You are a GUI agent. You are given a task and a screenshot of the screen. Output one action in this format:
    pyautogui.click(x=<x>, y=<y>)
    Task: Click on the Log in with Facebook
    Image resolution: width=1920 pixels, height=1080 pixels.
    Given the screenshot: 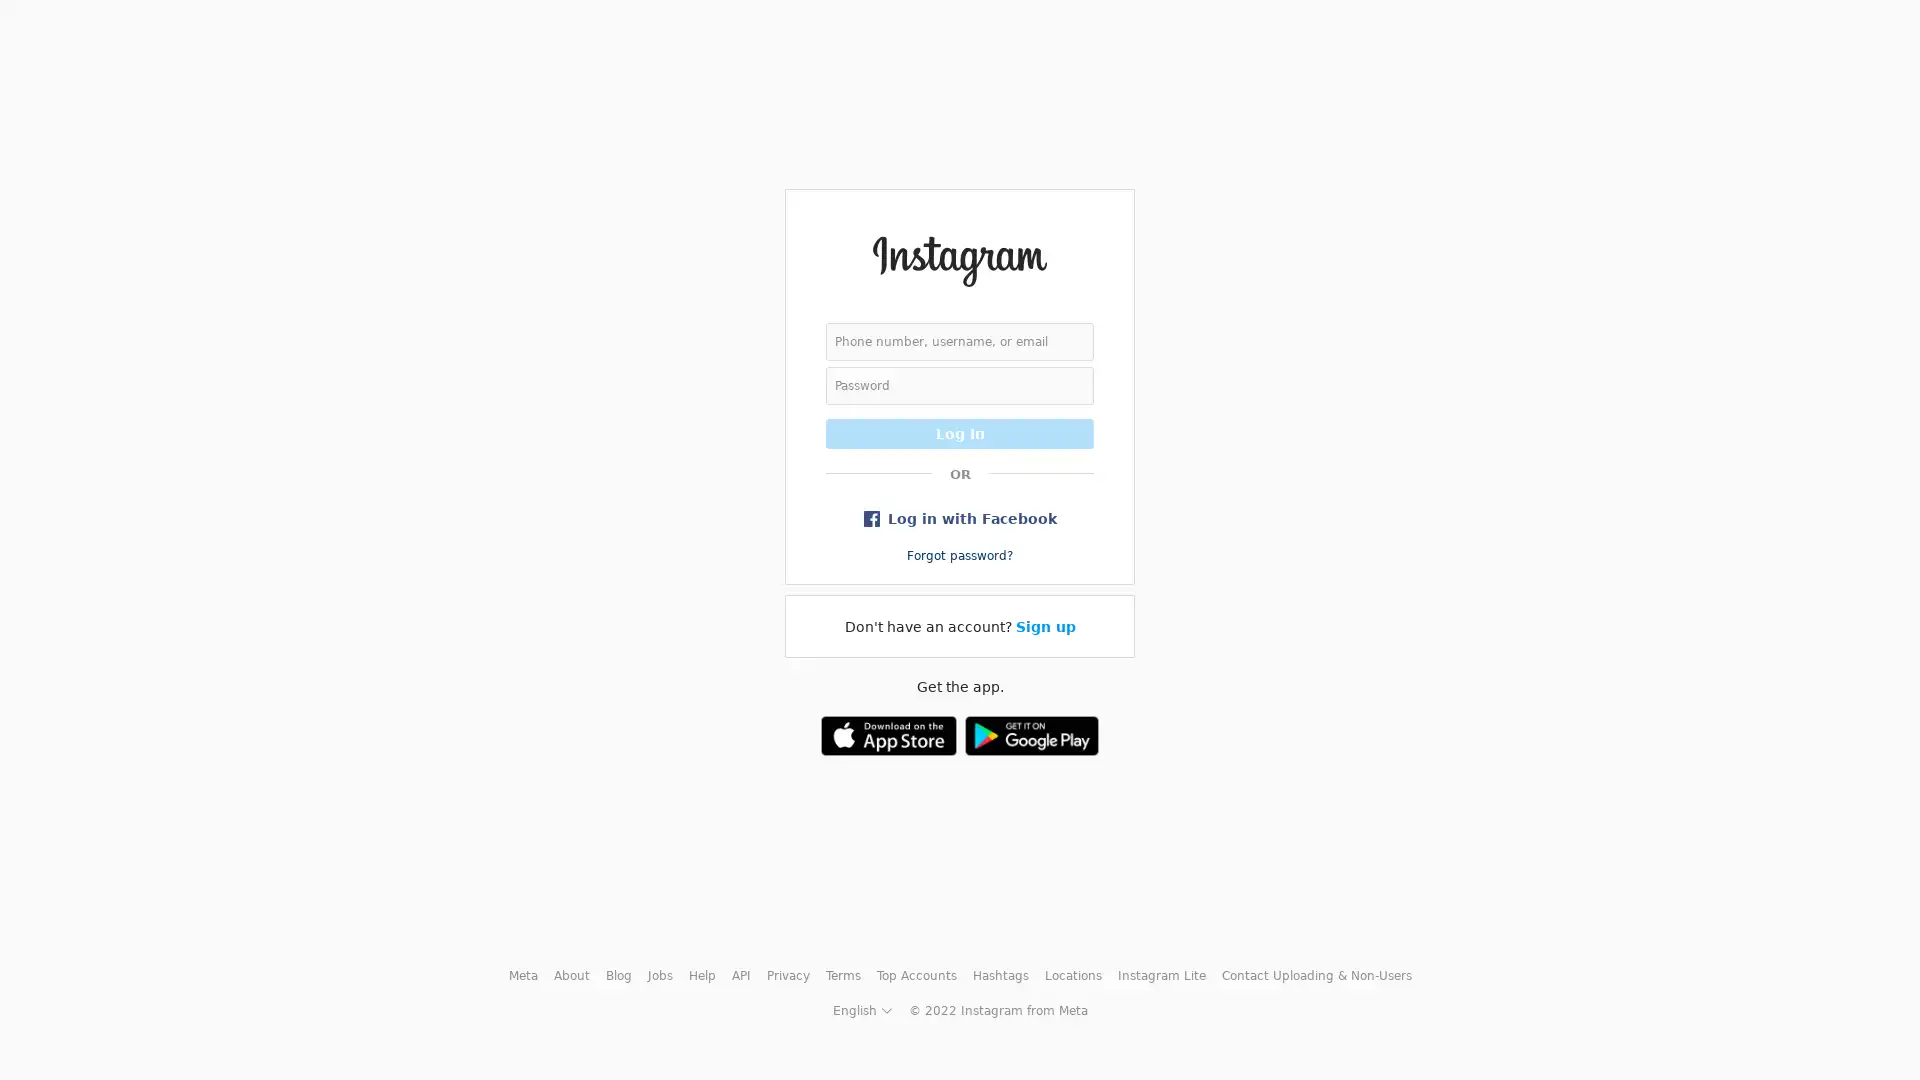 What is the action you would take?
    pyautogui.click(x=960, y=515)
    